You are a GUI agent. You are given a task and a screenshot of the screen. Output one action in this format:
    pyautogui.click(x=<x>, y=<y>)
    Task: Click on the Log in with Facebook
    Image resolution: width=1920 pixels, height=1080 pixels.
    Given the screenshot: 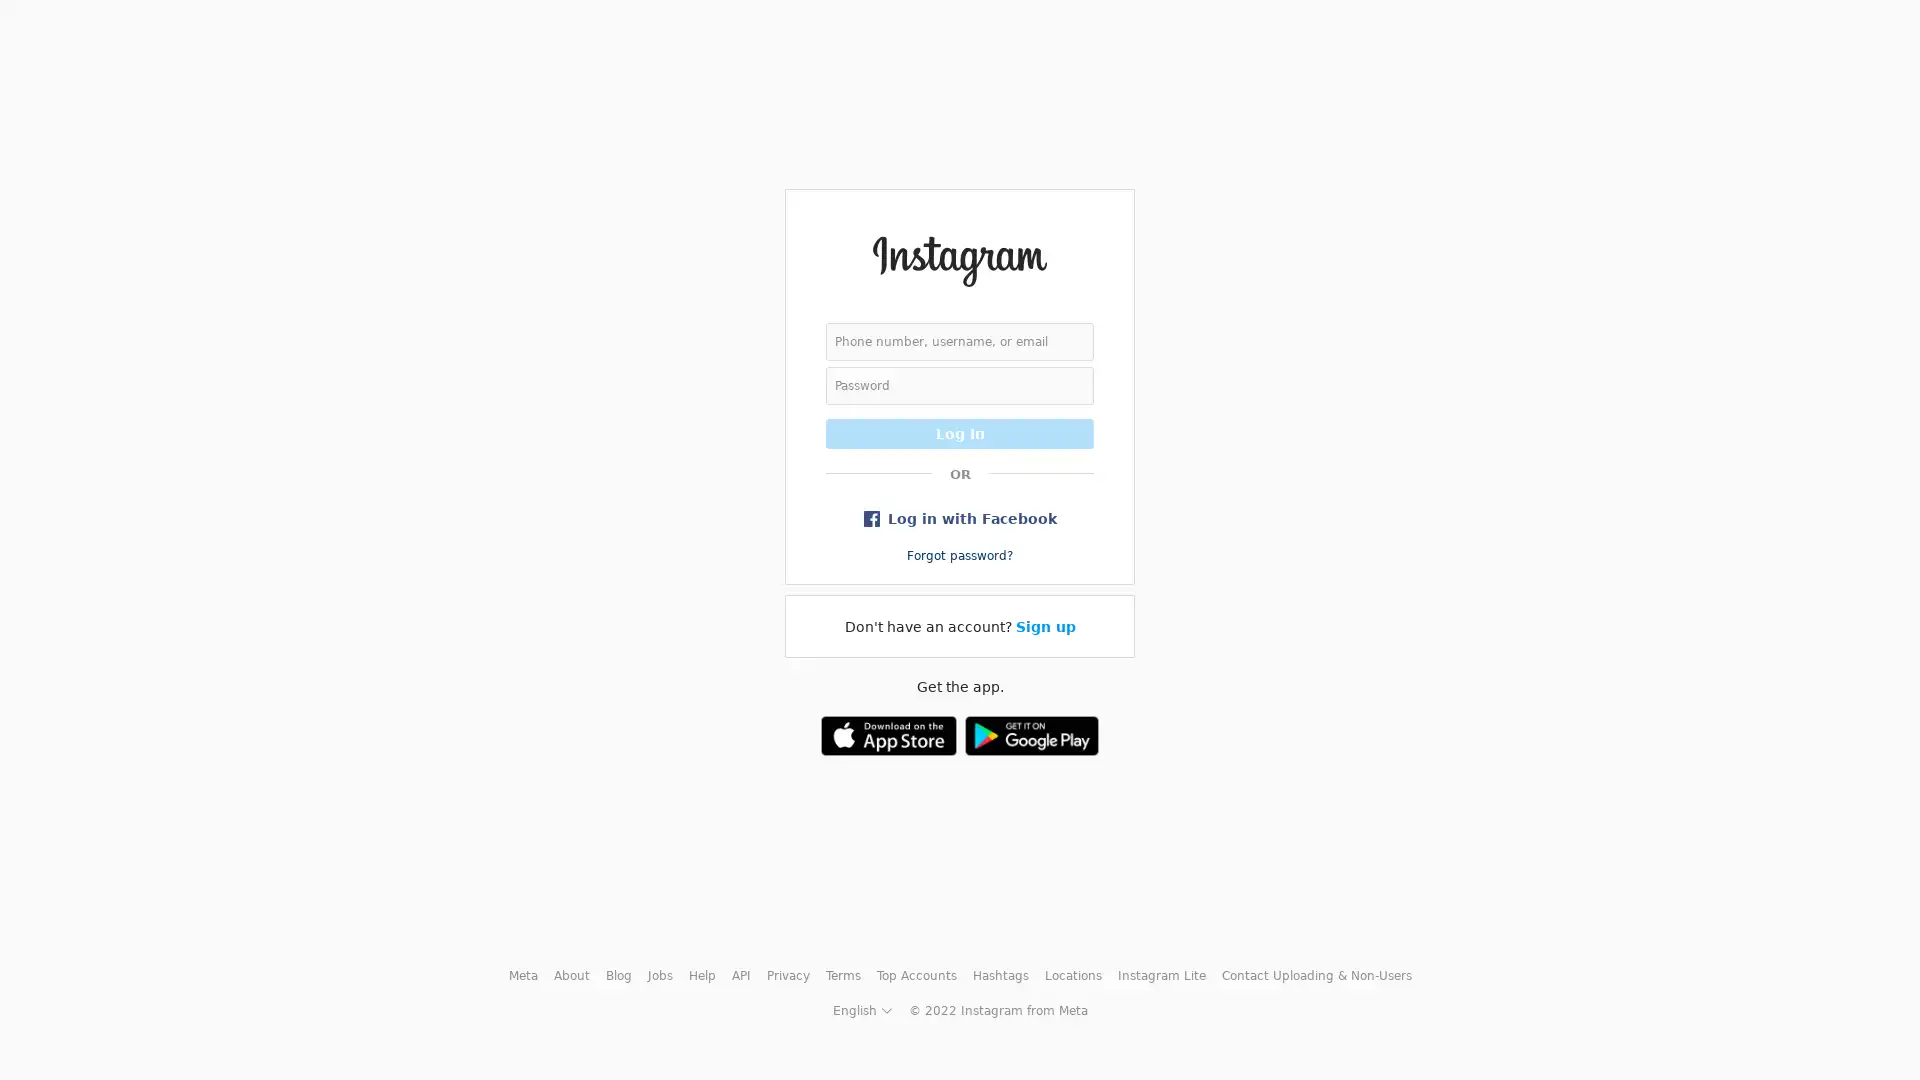 What is the action you would take?
    pyautogui.click(x=960, y=515)
    